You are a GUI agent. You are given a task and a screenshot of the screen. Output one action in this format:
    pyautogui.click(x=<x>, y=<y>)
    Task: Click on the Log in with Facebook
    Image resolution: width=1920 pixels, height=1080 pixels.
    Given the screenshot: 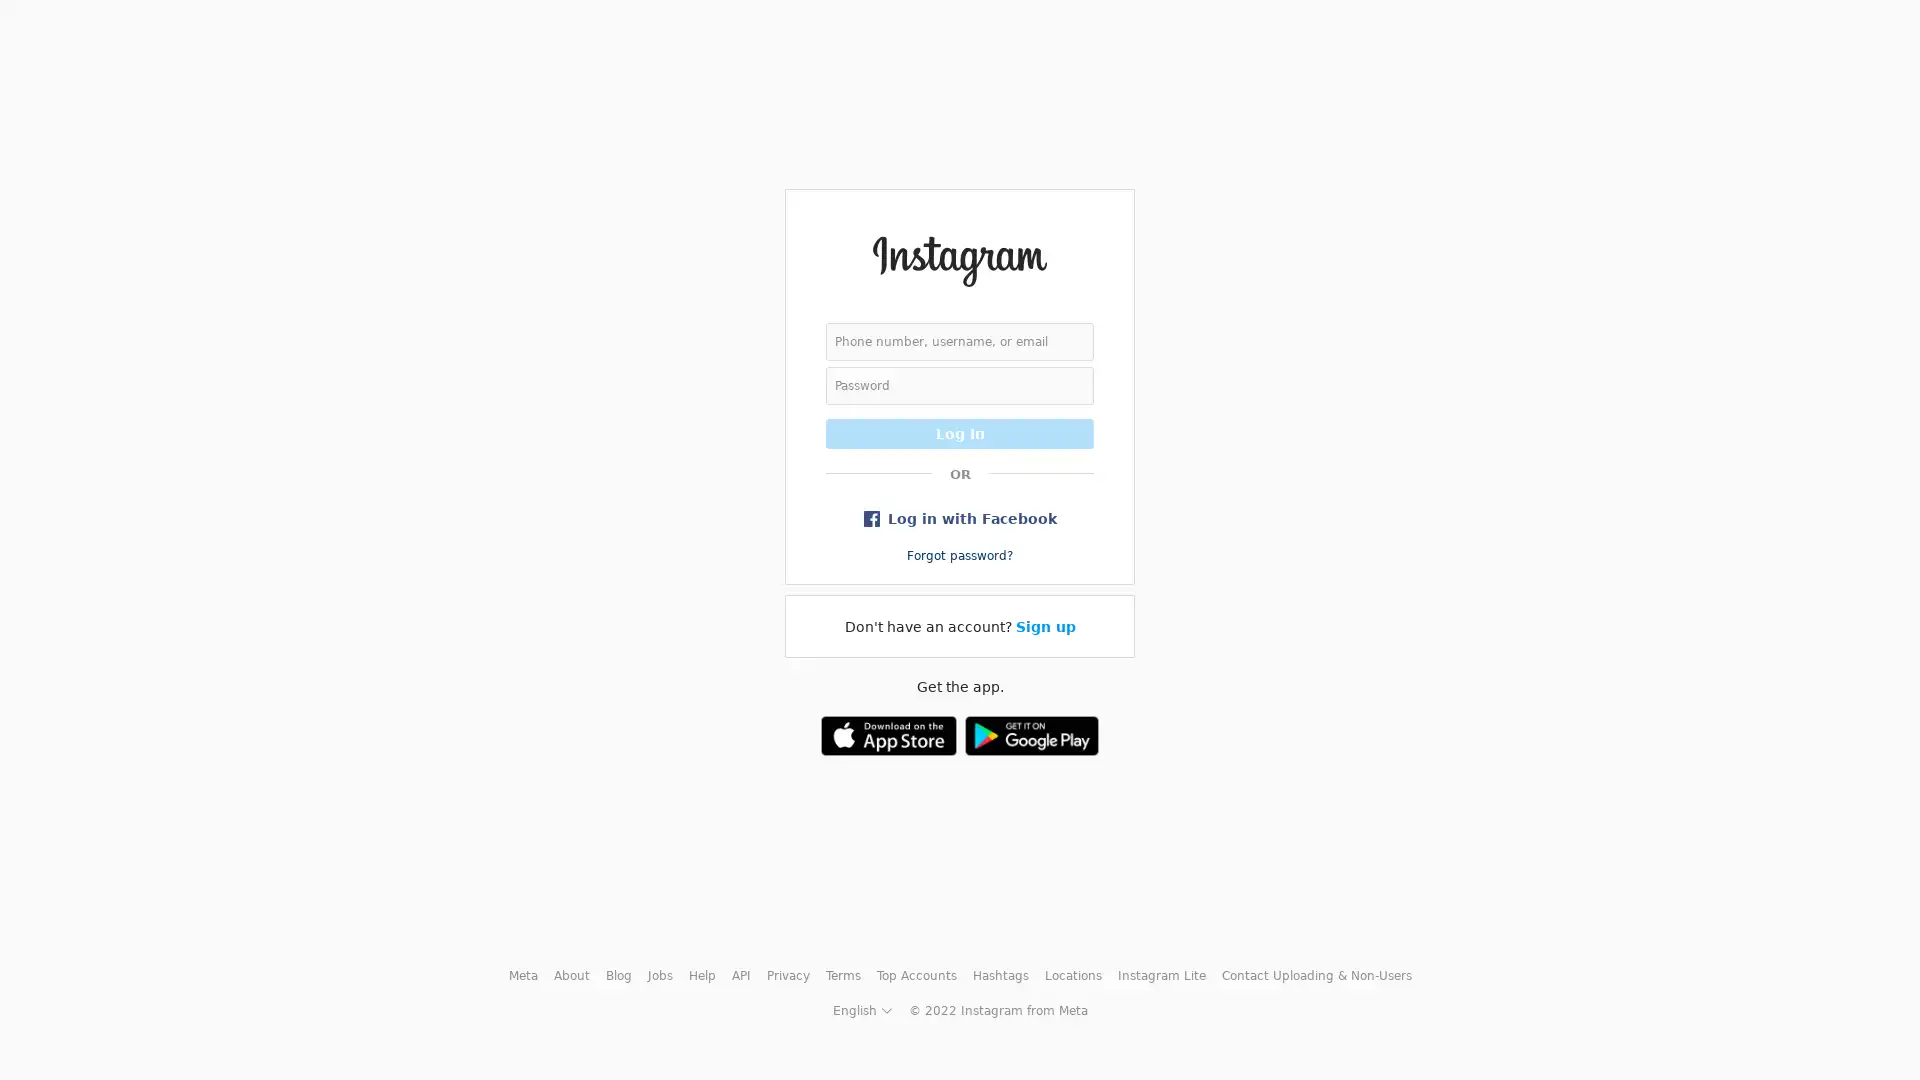 What is the action you would take?
    pyautogui.click(x=960, y=515)
    